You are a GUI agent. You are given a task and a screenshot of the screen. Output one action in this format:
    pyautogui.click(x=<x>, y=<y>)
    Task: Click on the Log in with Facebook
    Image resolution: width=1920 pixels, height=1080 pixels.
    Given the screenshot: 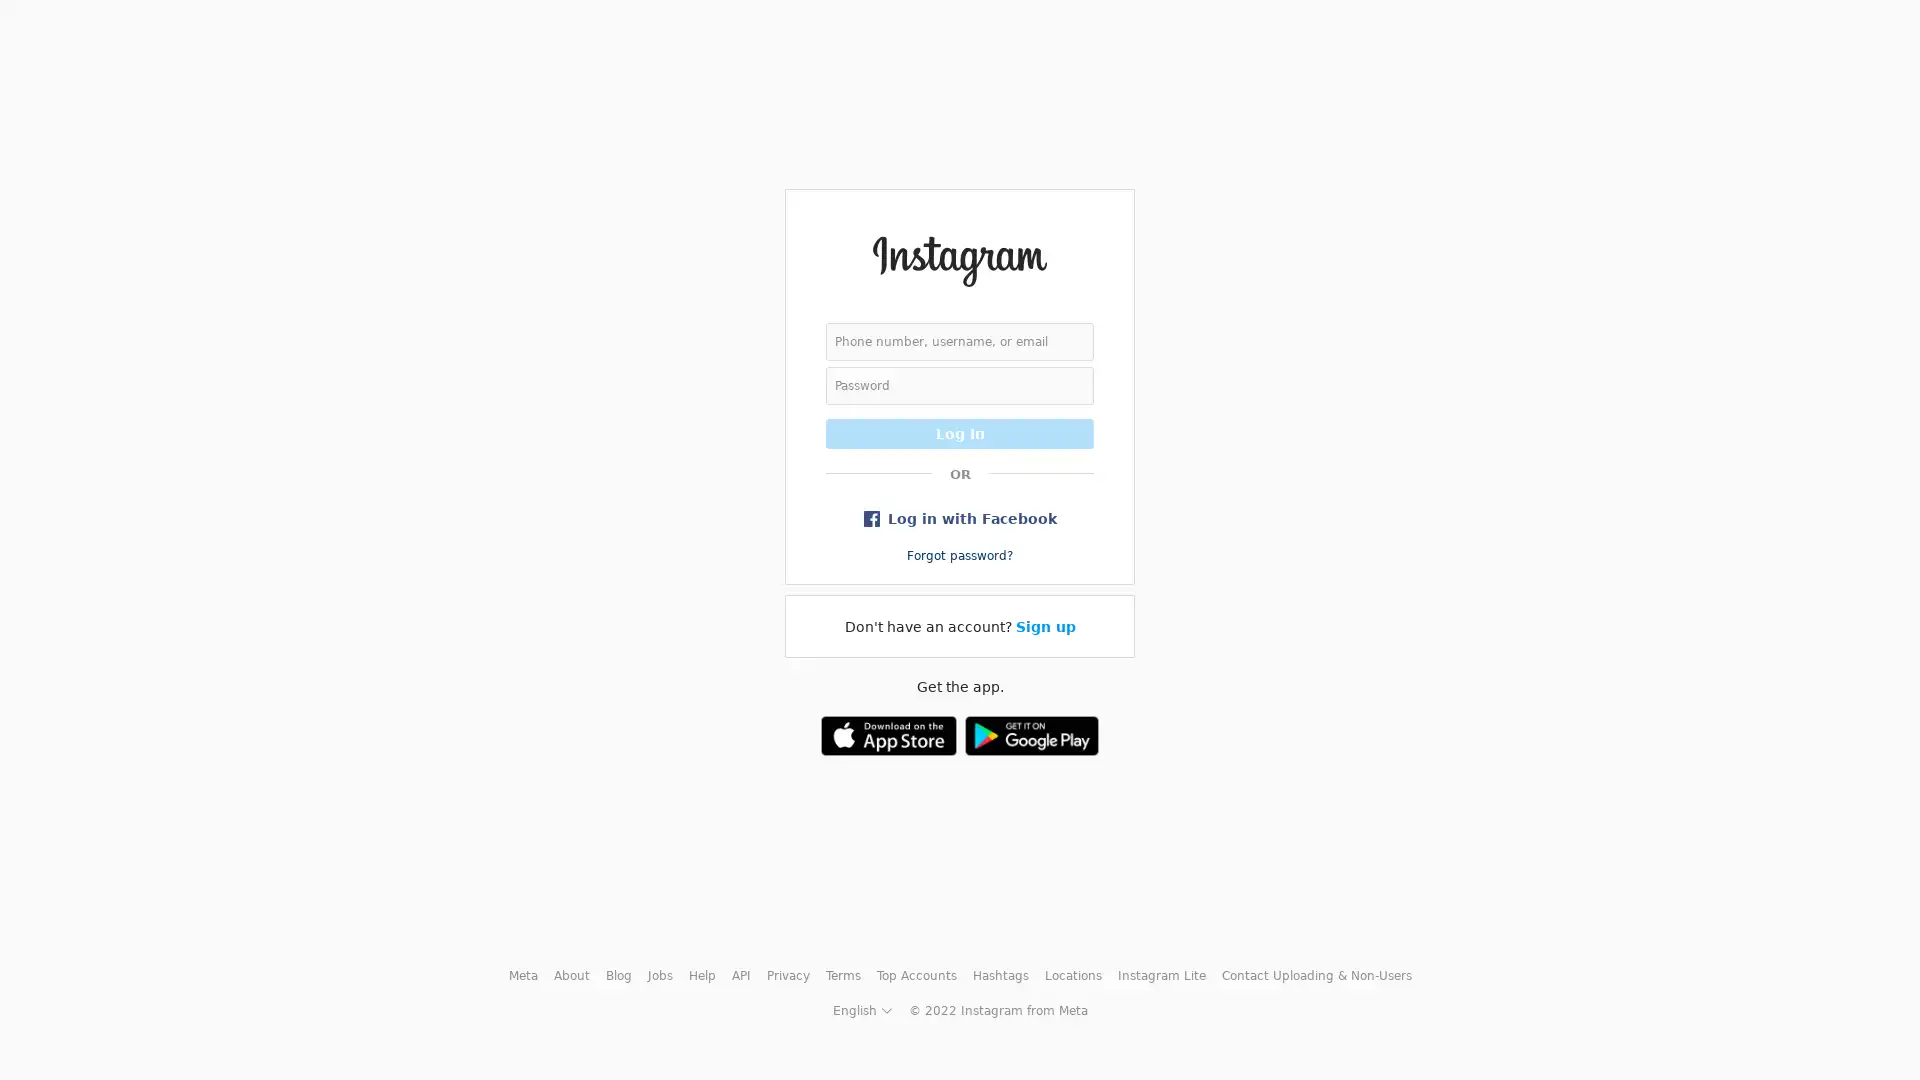 What is the action you would take?
    pyautogui.click(x=960, y=515)
    